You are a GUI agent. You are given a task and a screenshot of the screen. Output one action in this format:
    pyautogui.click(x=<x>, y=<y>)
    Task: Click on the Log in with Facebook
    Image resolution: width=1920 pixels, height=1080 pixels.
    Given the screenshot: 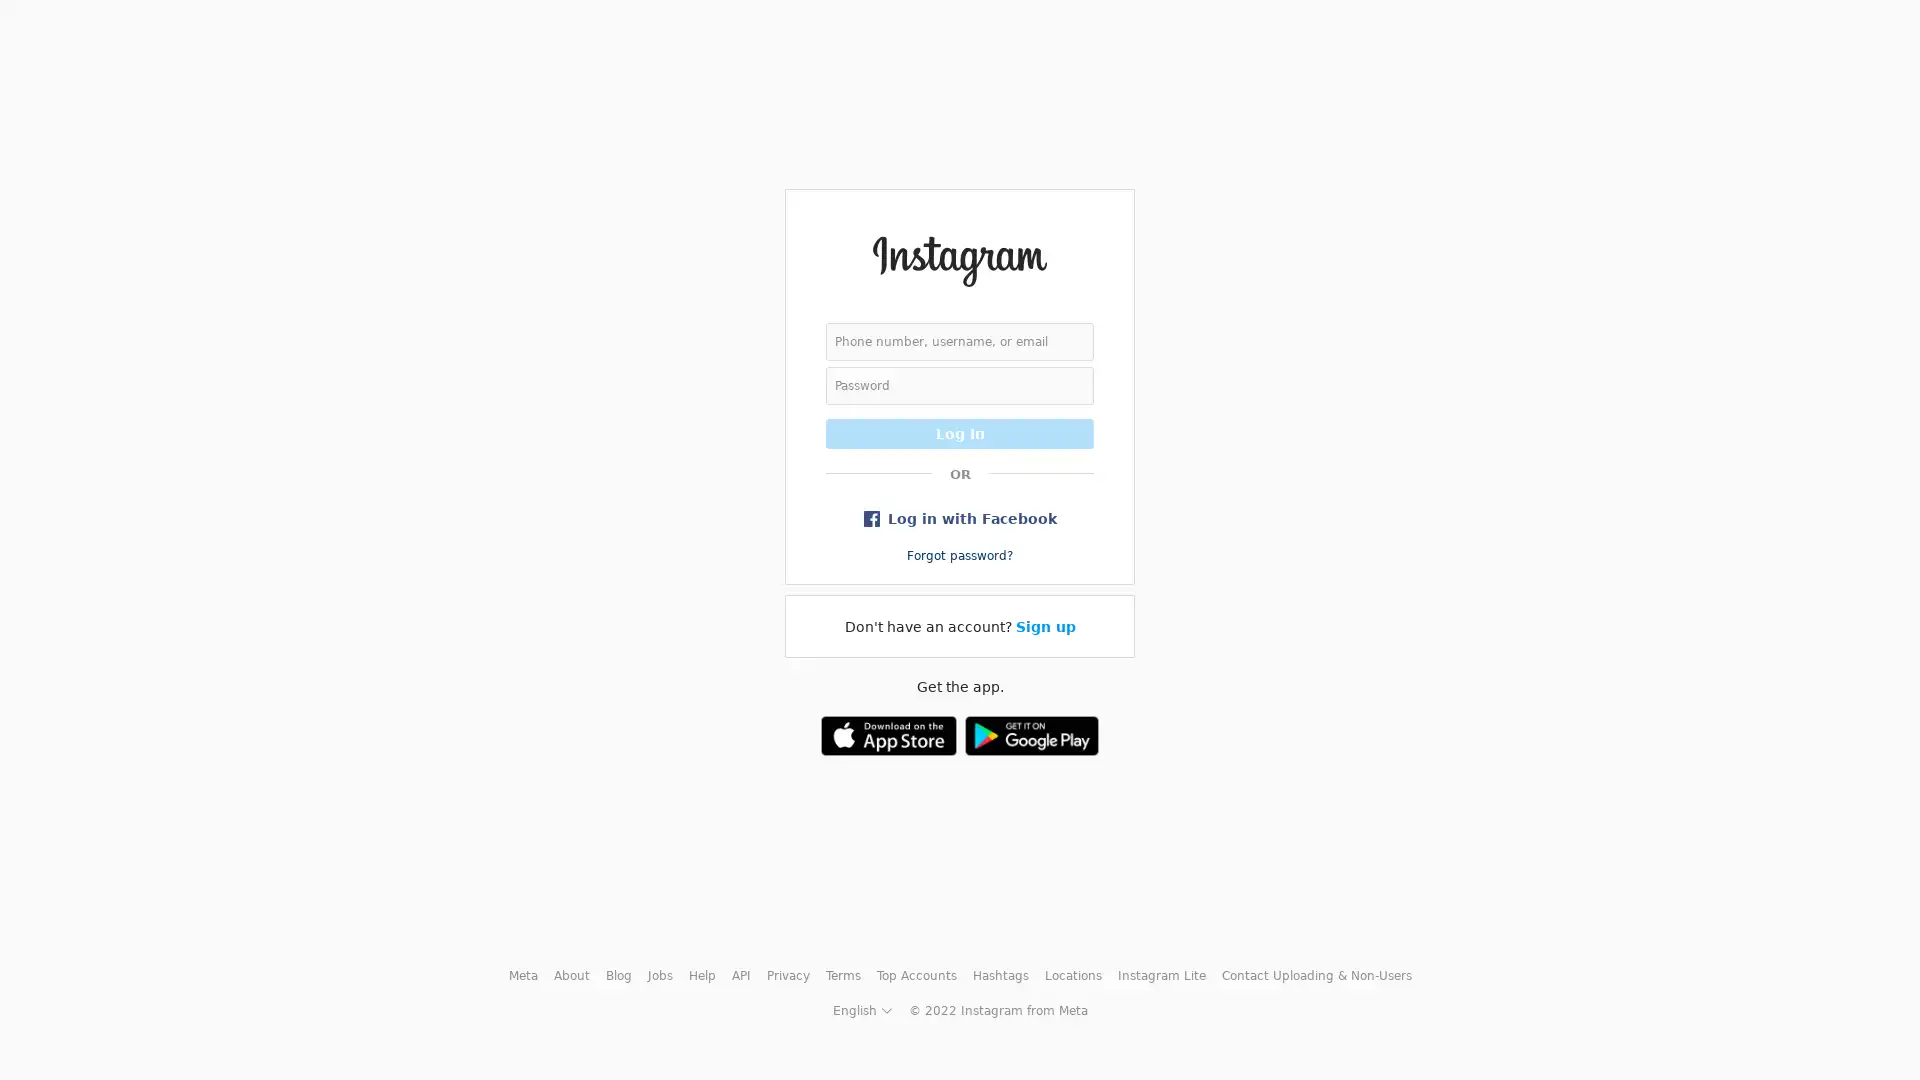 What is the action you would take?
    pyautogui.click(x=960, y=515)
    